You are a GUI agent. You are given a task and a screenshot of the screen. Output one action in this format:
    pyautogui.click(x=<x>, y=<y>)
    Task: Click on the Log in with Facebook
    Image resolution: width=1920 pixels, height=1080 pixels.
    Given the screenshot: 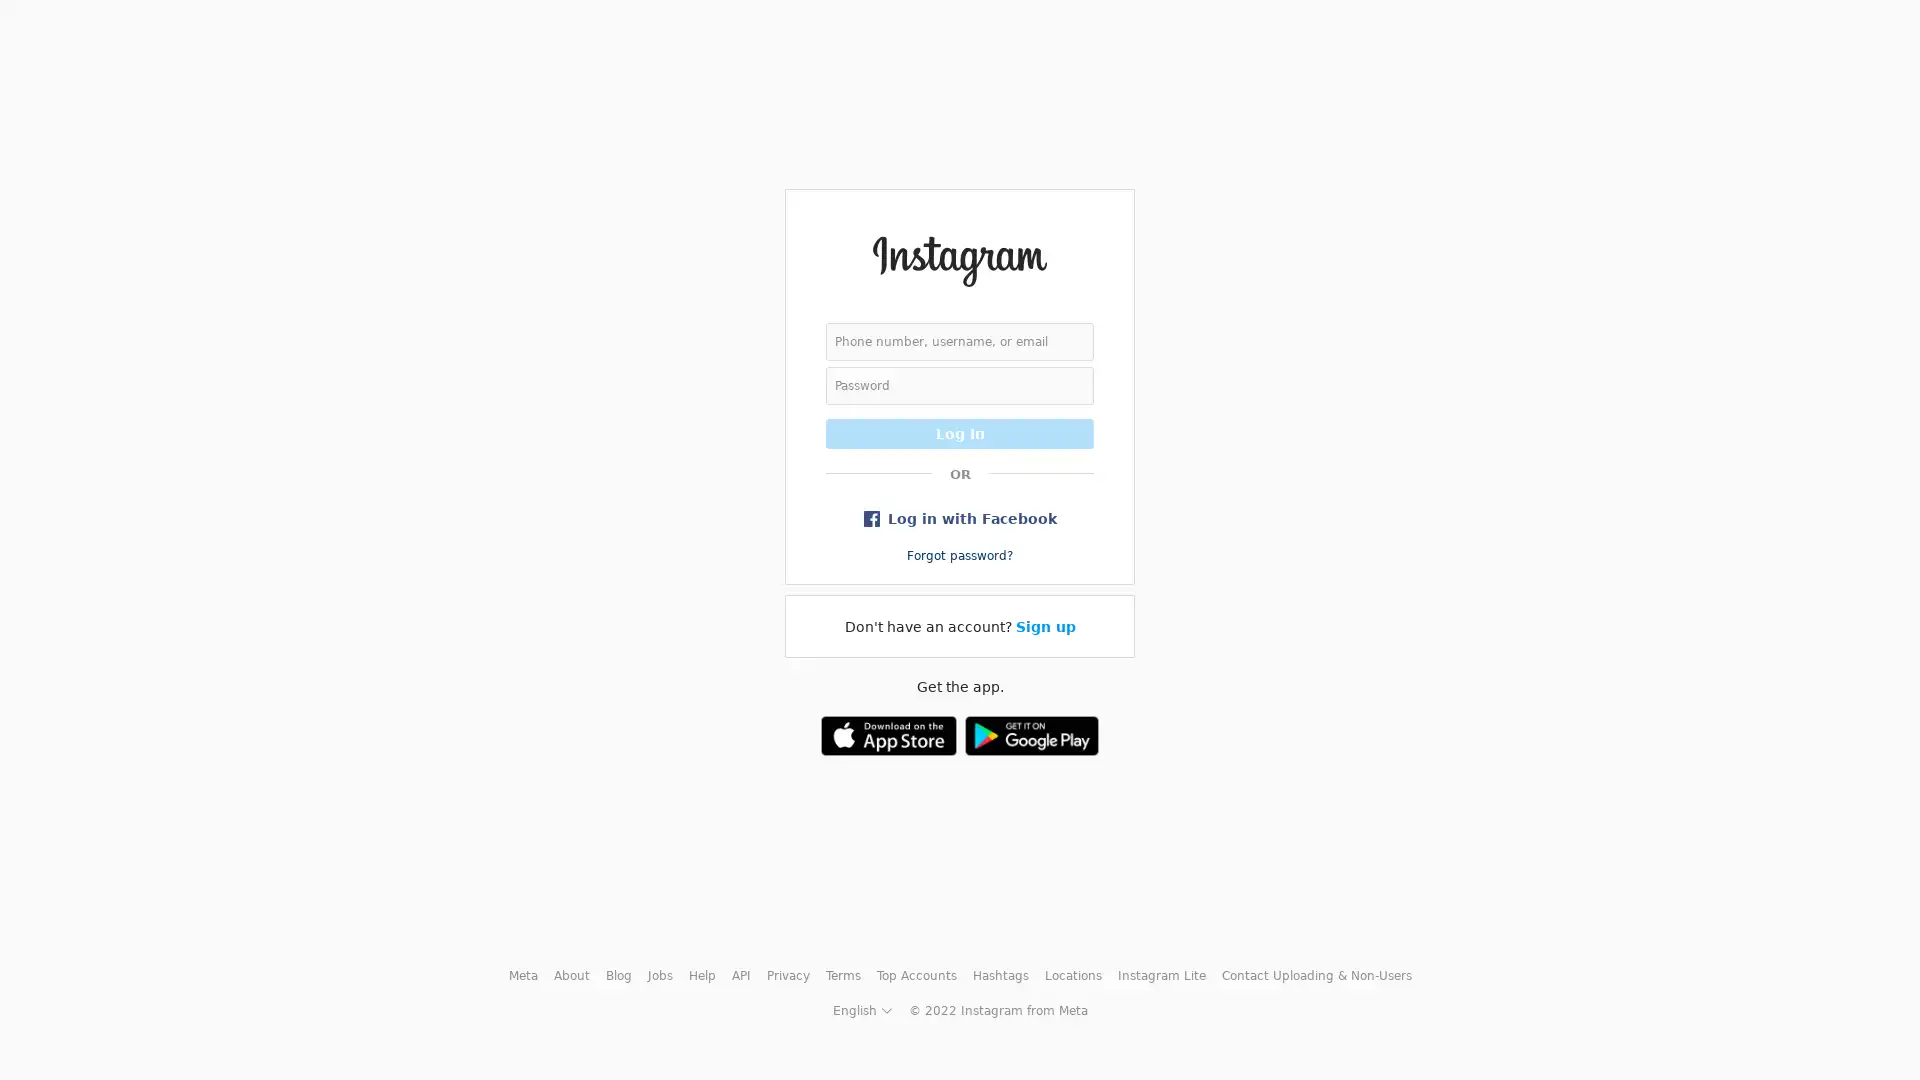 What is the action you would take?
    pyautogui.click(x=960, y=515)
    